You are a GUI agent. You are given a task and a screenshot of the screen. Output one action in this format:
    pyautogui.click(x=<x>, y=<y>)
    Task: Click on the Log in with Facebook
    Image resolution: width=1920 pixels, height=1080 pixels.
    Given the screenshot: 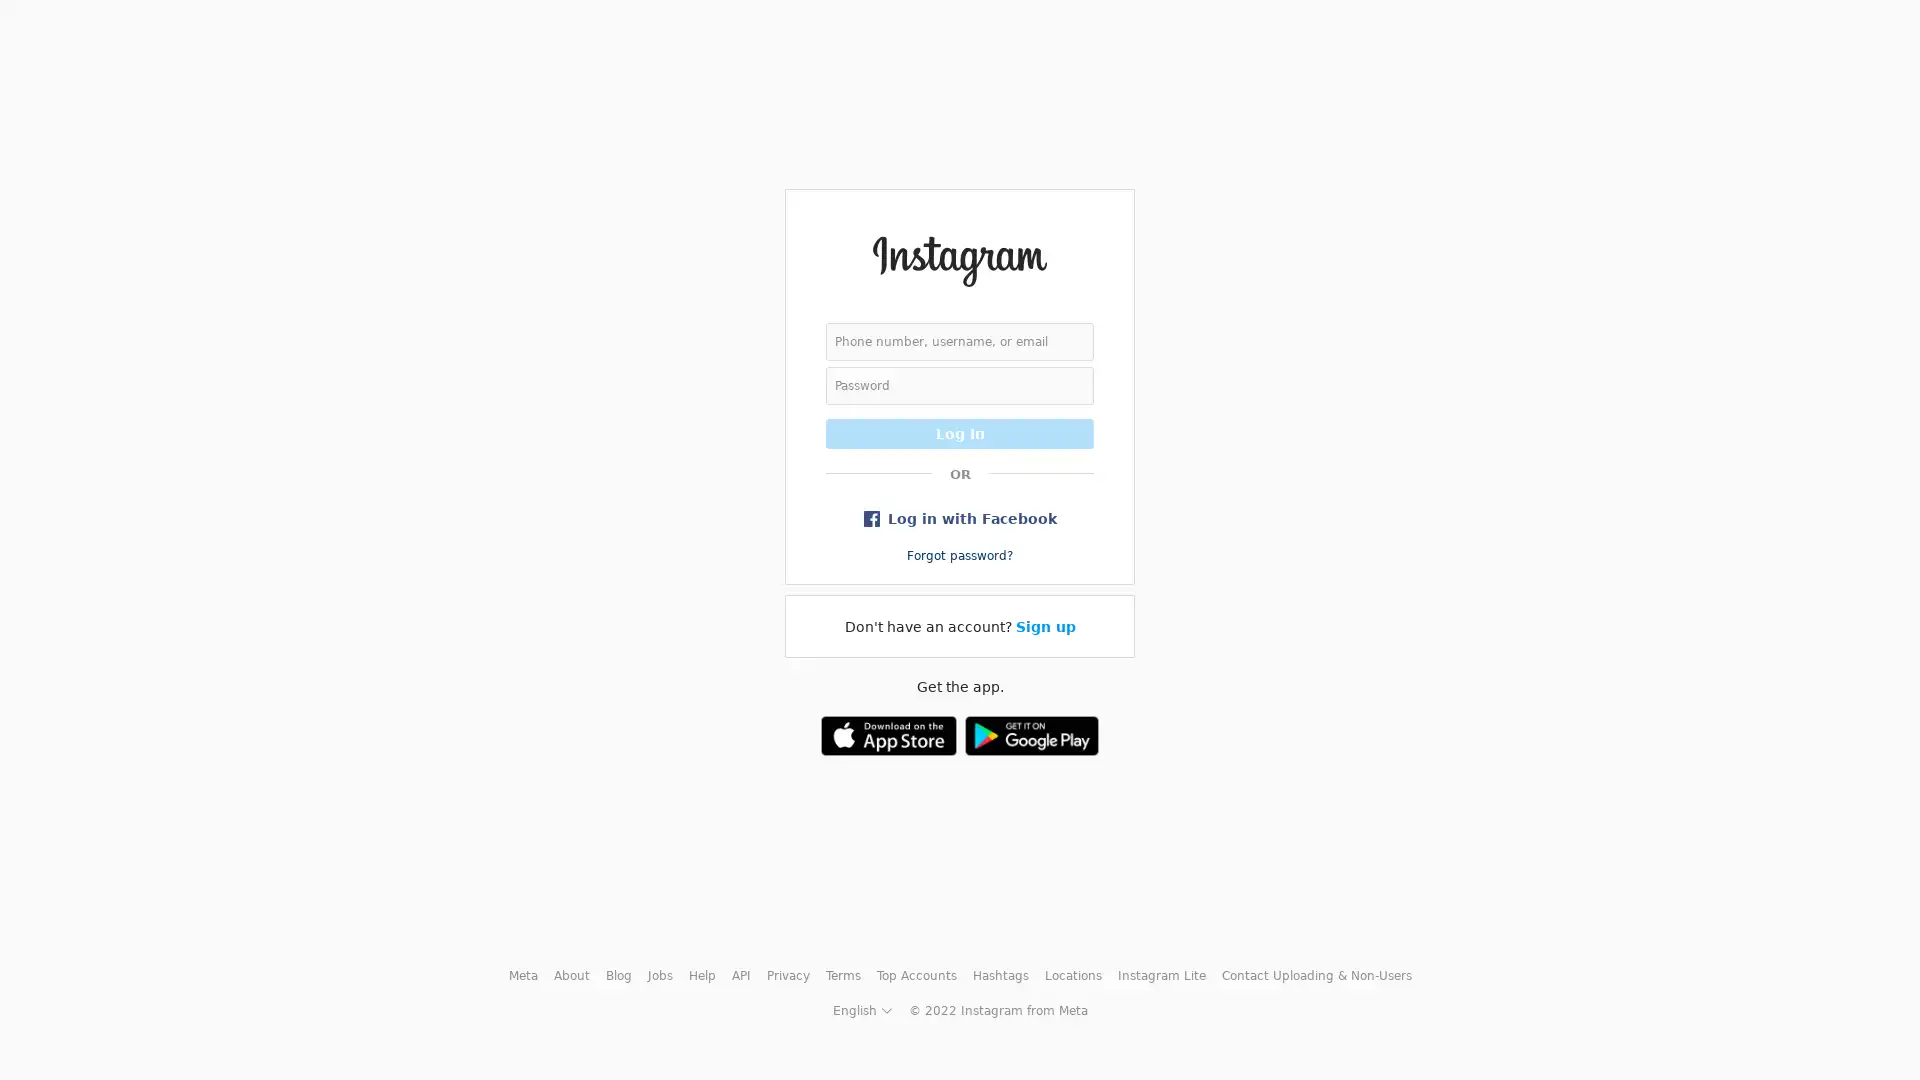 What is the action you would take?
    pyautogui.click(x=960, y=515)
    